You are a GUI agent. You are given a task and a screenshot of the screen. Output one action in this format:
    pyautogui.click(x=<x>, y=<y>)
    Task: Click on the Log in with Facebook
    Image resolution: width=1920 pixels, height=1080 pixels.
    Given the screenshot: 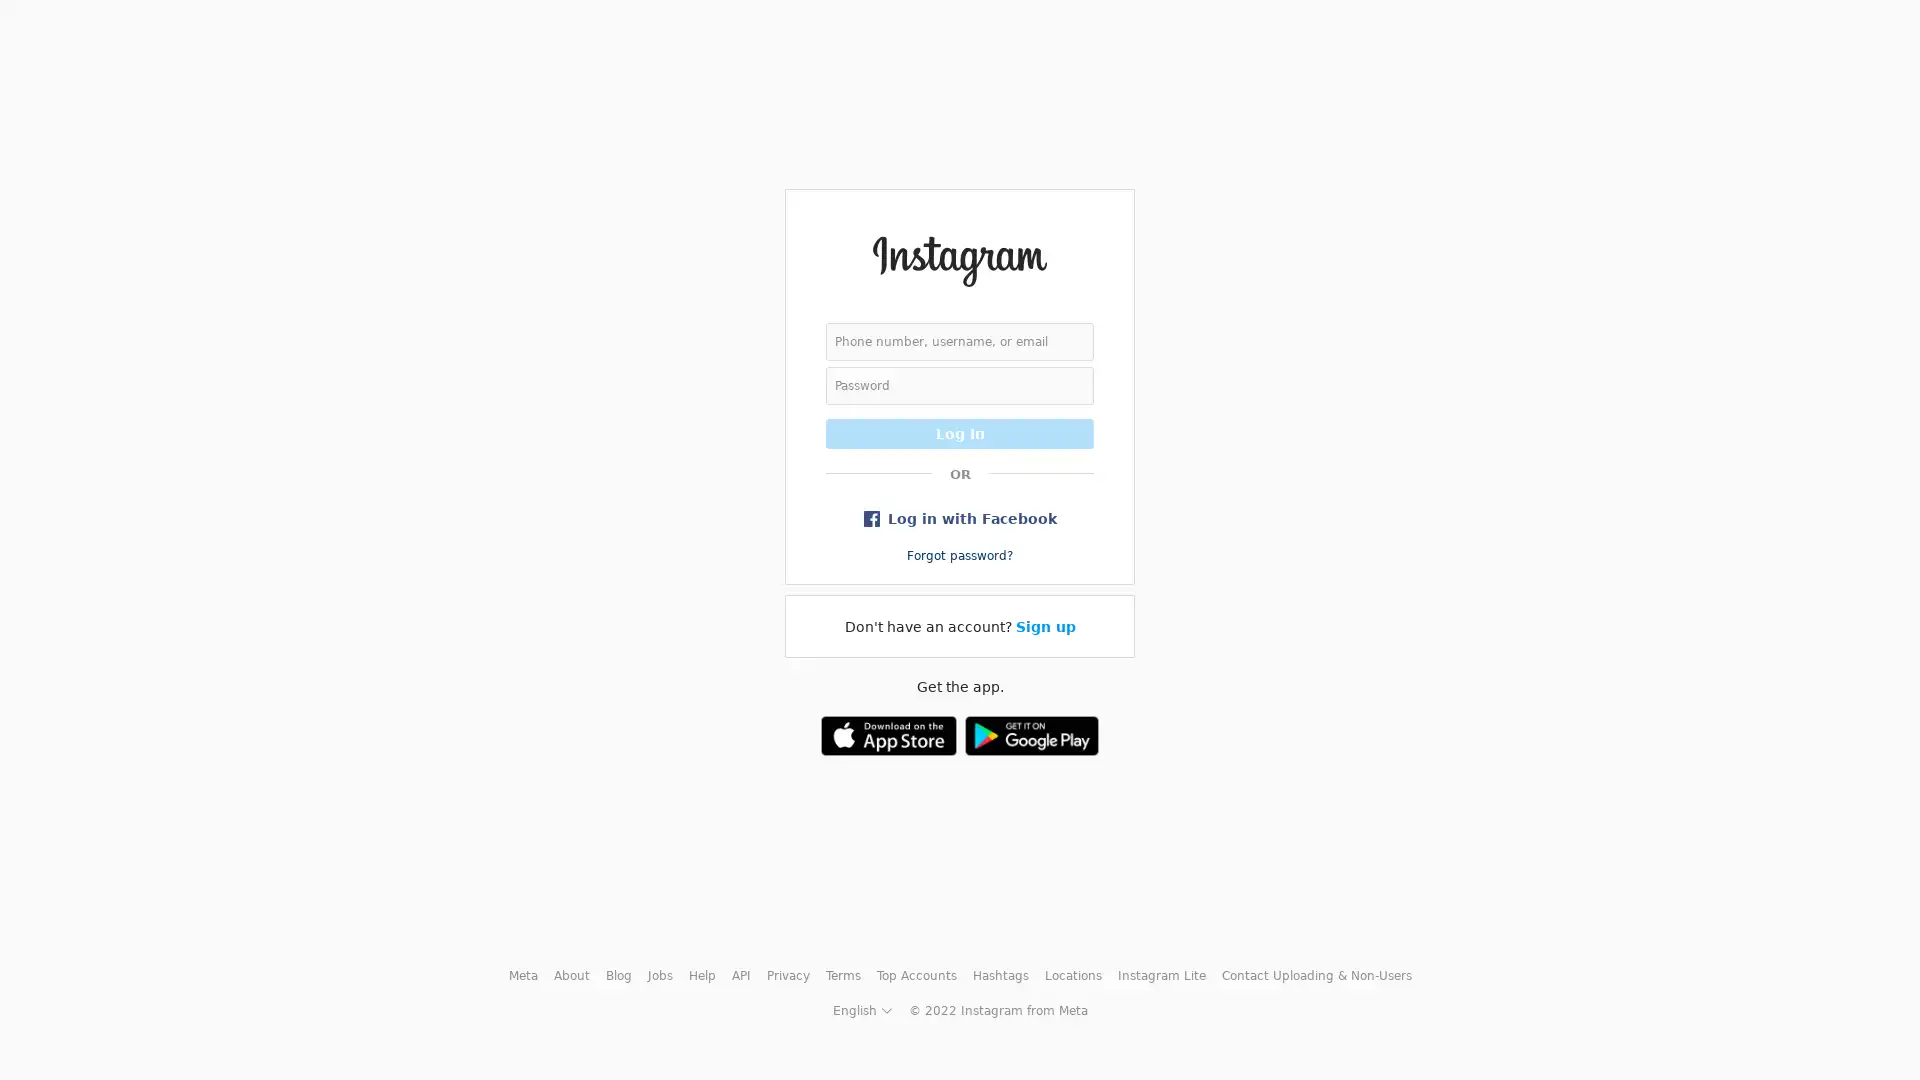 What is the action you would take?
    pyautogui.click(x=960, y=515)
    